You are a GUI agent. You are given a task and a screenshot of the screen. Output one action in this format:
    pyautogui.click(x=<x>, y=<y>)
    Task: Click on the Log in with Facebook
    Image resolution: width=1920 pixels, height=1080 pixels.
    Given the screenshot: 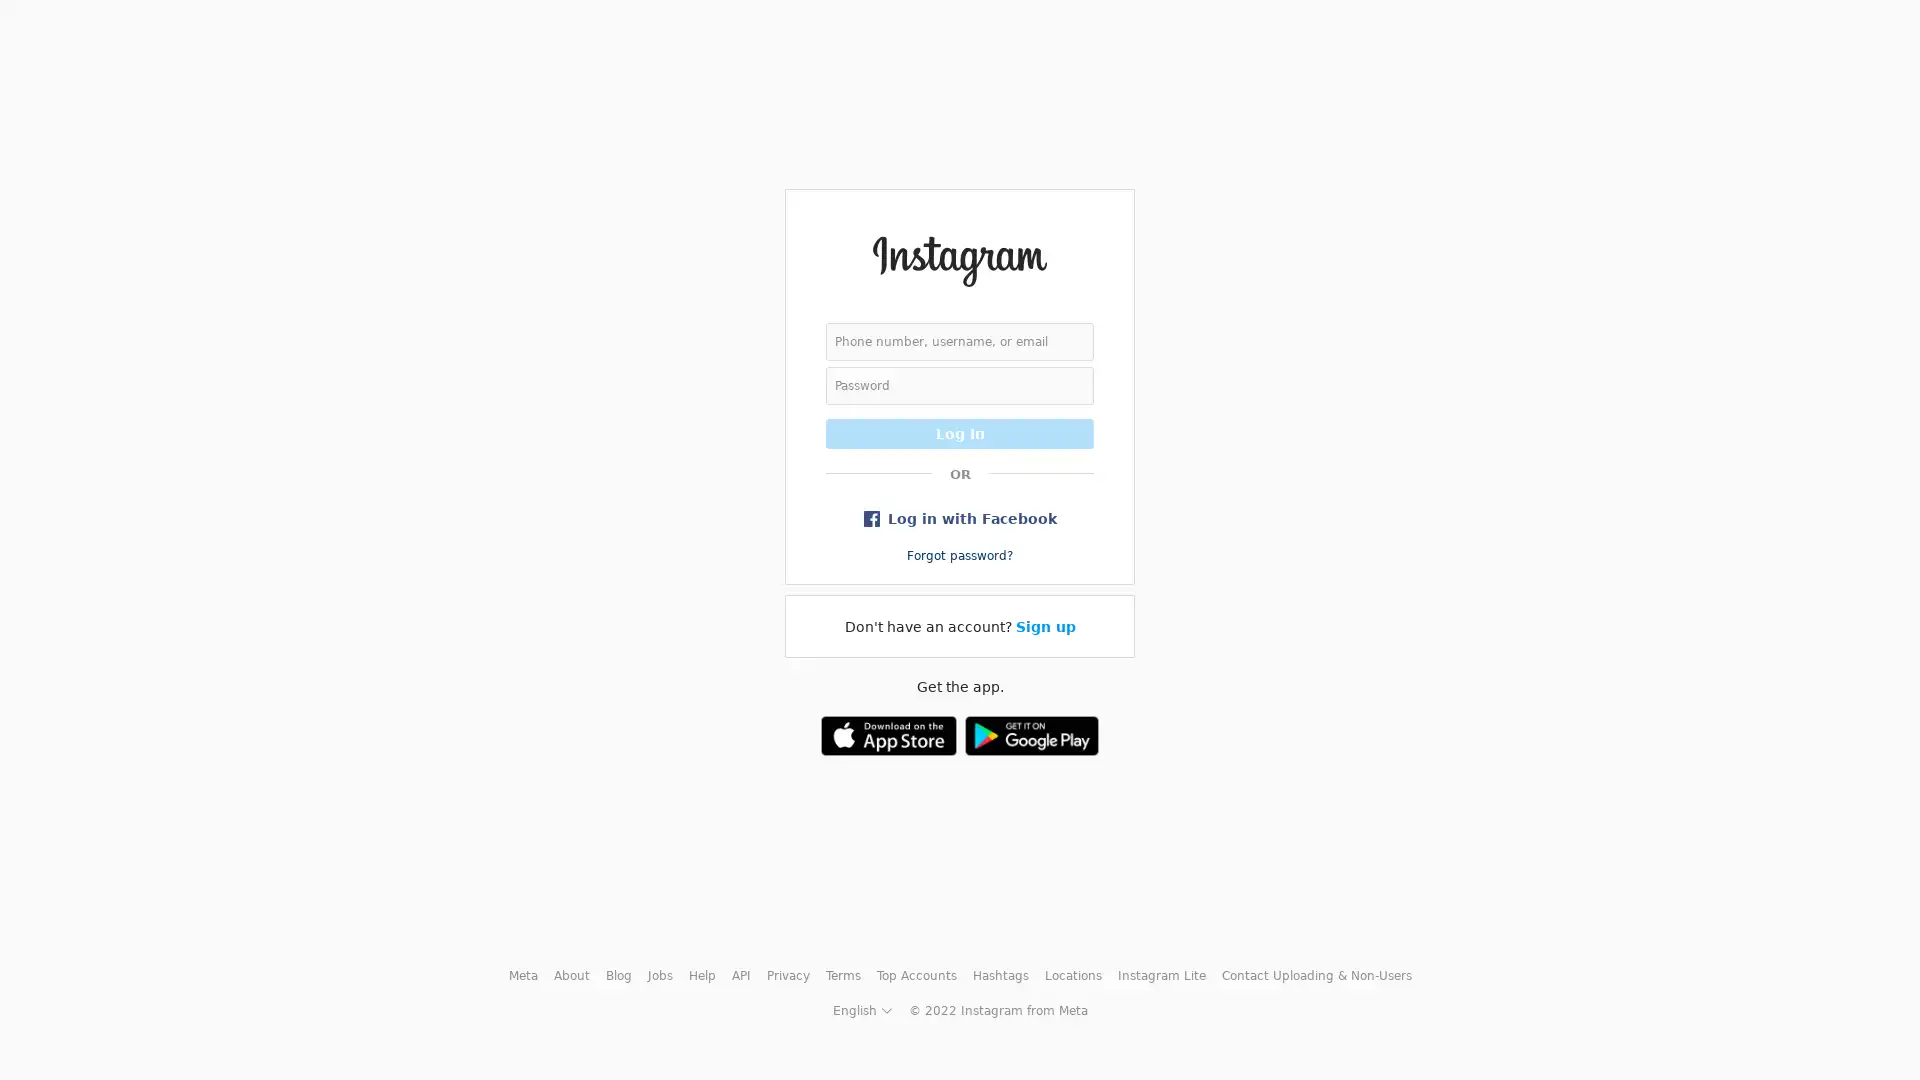 What is the action you would take?
    pyautogui.click(x=960, y=515)
    